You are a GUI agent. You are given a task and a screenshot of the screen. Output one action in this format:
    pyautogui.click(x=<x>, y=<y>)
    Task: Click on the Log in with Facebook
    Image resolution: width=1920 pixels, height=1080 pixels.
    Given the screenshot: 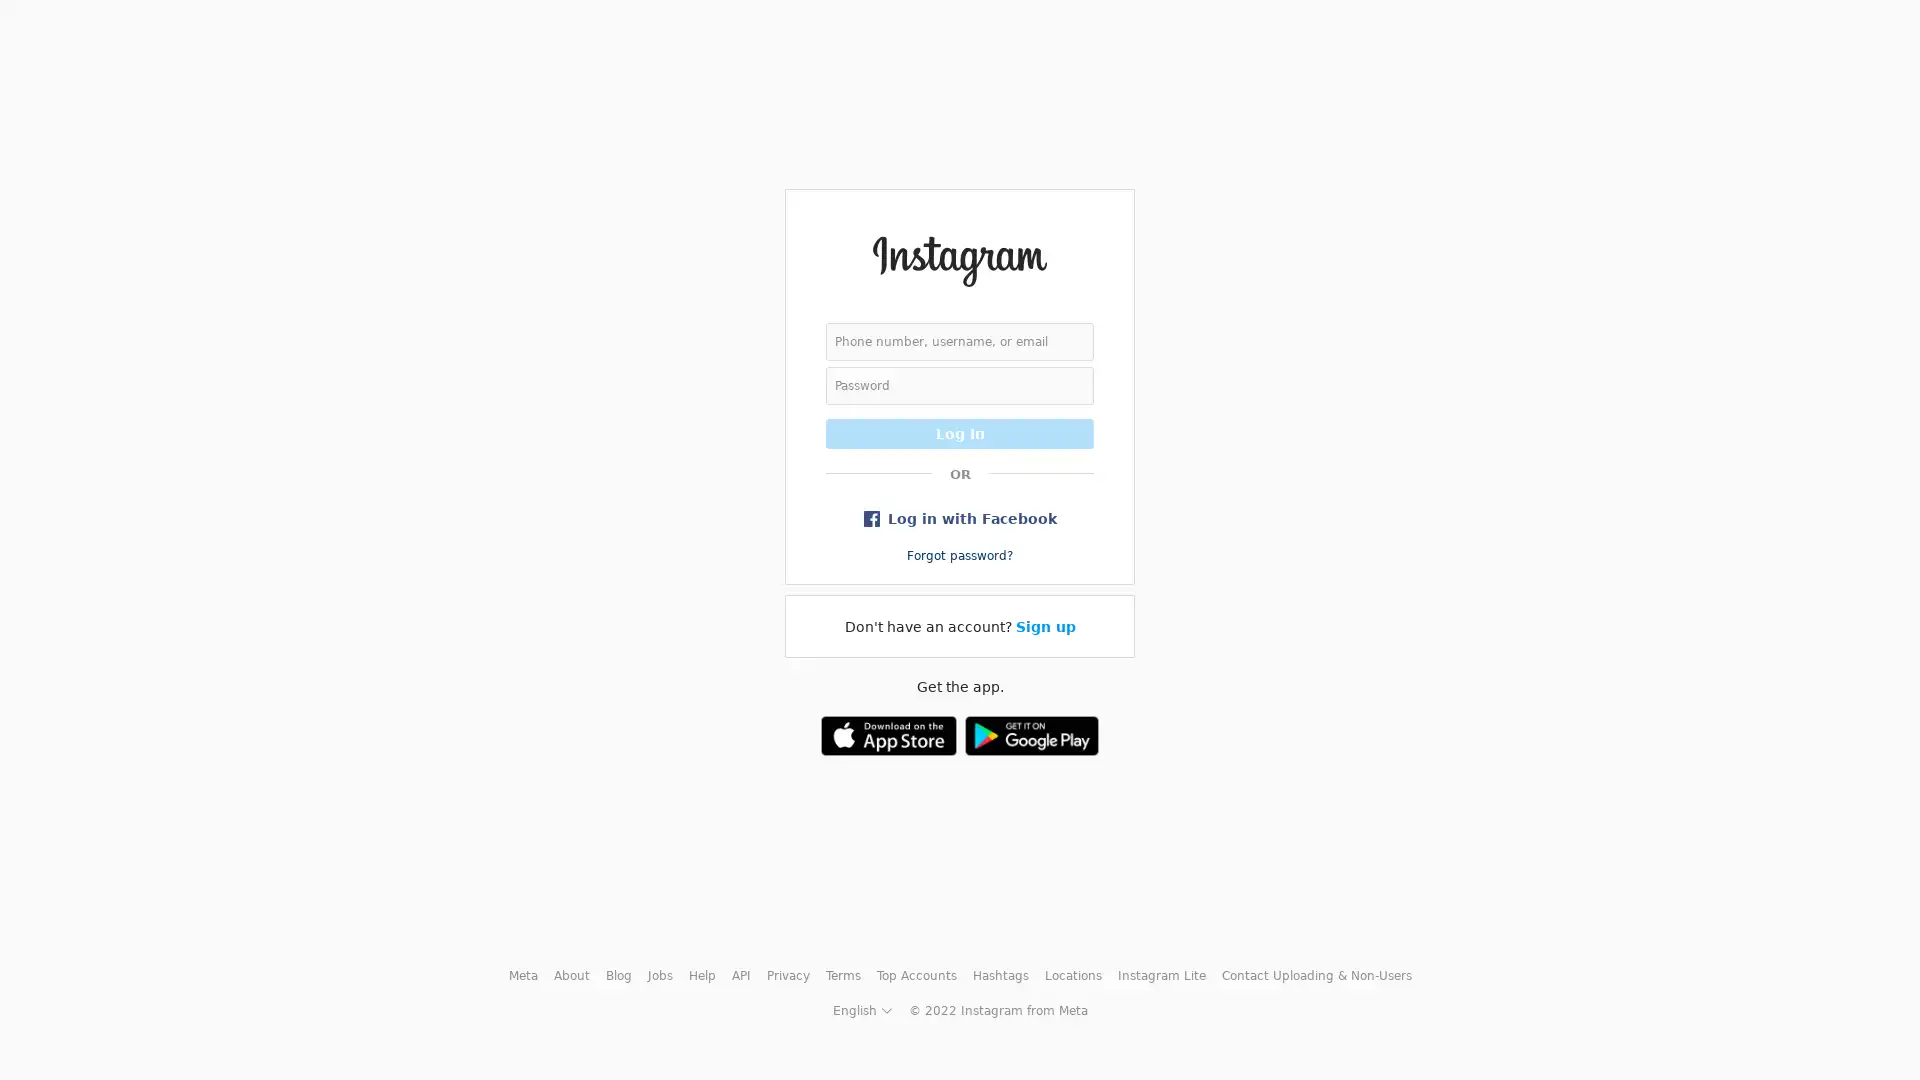 What is the action you would take?
    pyautogui.click(x=960, y=515)
    